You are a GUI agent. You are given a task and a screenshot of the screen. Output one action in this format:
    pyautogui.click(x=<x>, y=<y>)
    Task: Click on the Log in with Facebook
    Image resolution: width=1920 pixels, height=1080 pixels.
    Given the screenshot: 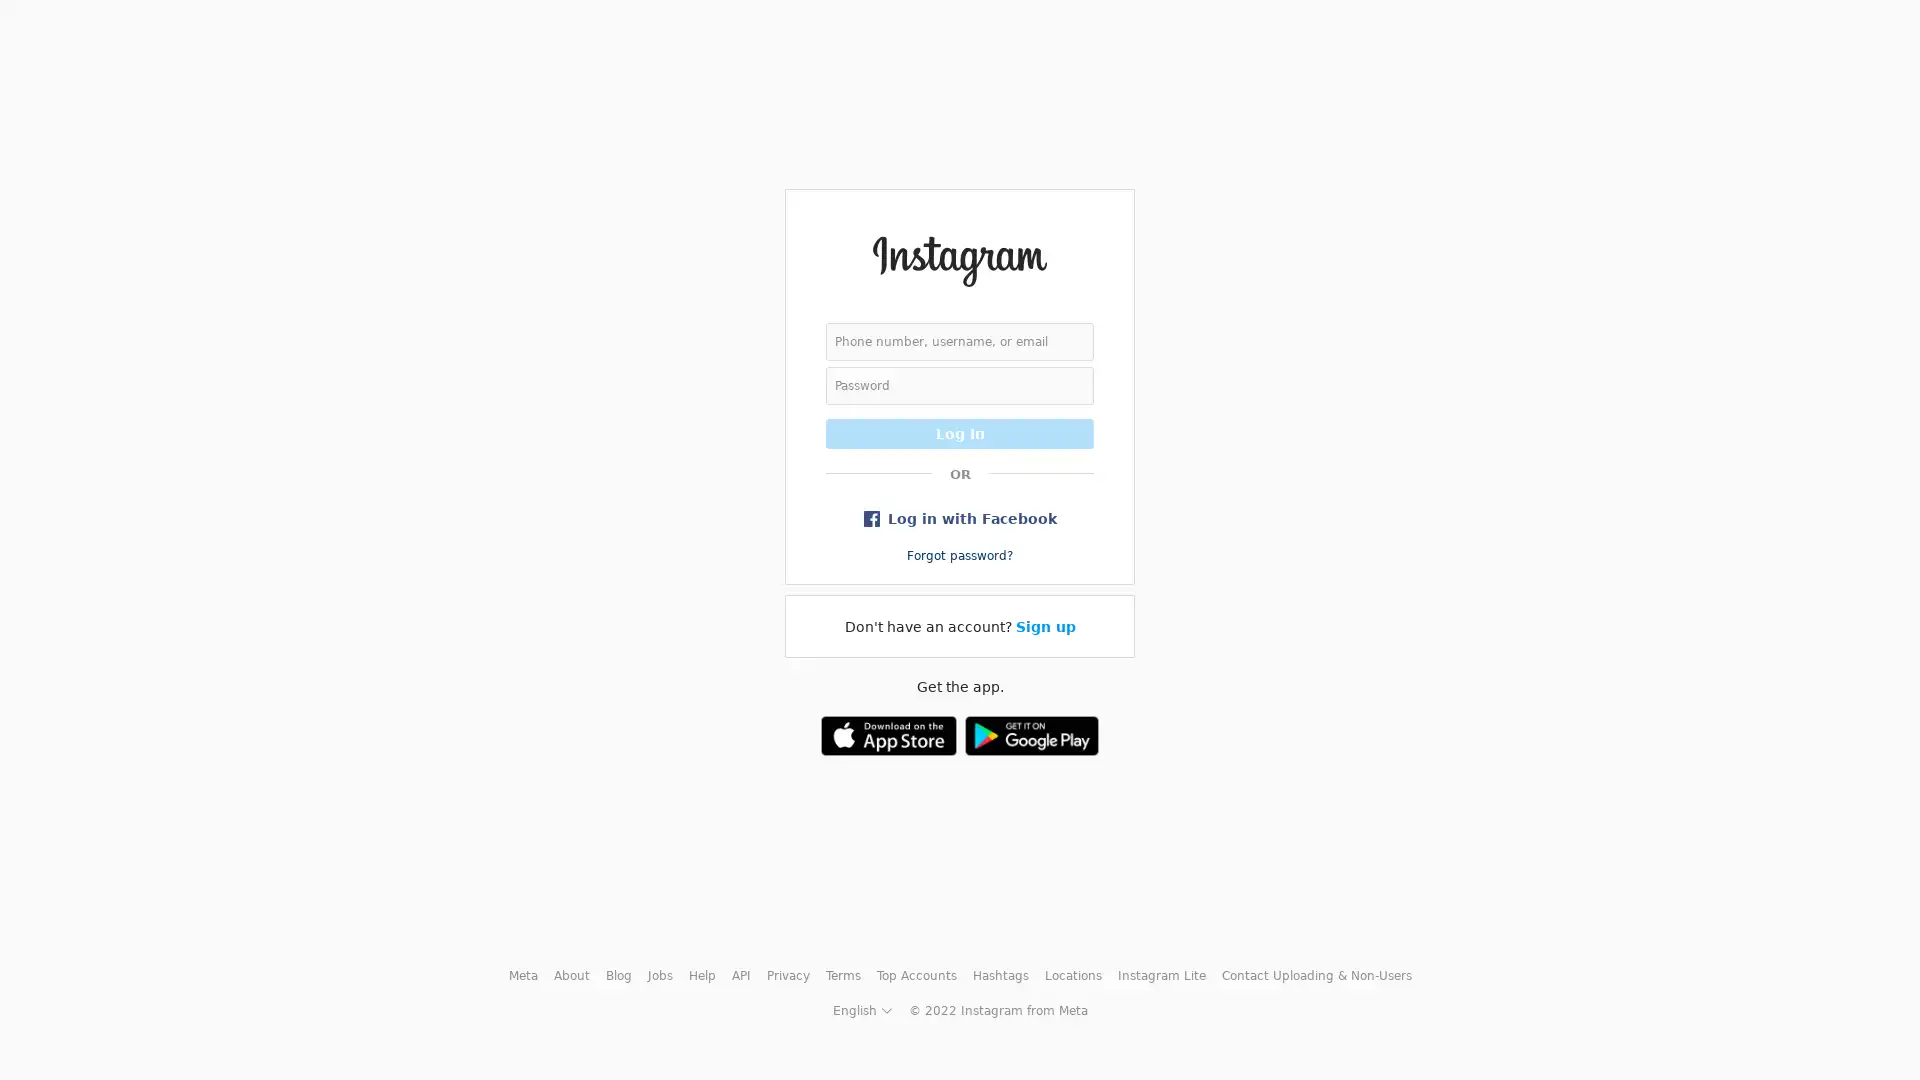 What is the action you would take?
    pyautogui.click(x=960, y=515)
    